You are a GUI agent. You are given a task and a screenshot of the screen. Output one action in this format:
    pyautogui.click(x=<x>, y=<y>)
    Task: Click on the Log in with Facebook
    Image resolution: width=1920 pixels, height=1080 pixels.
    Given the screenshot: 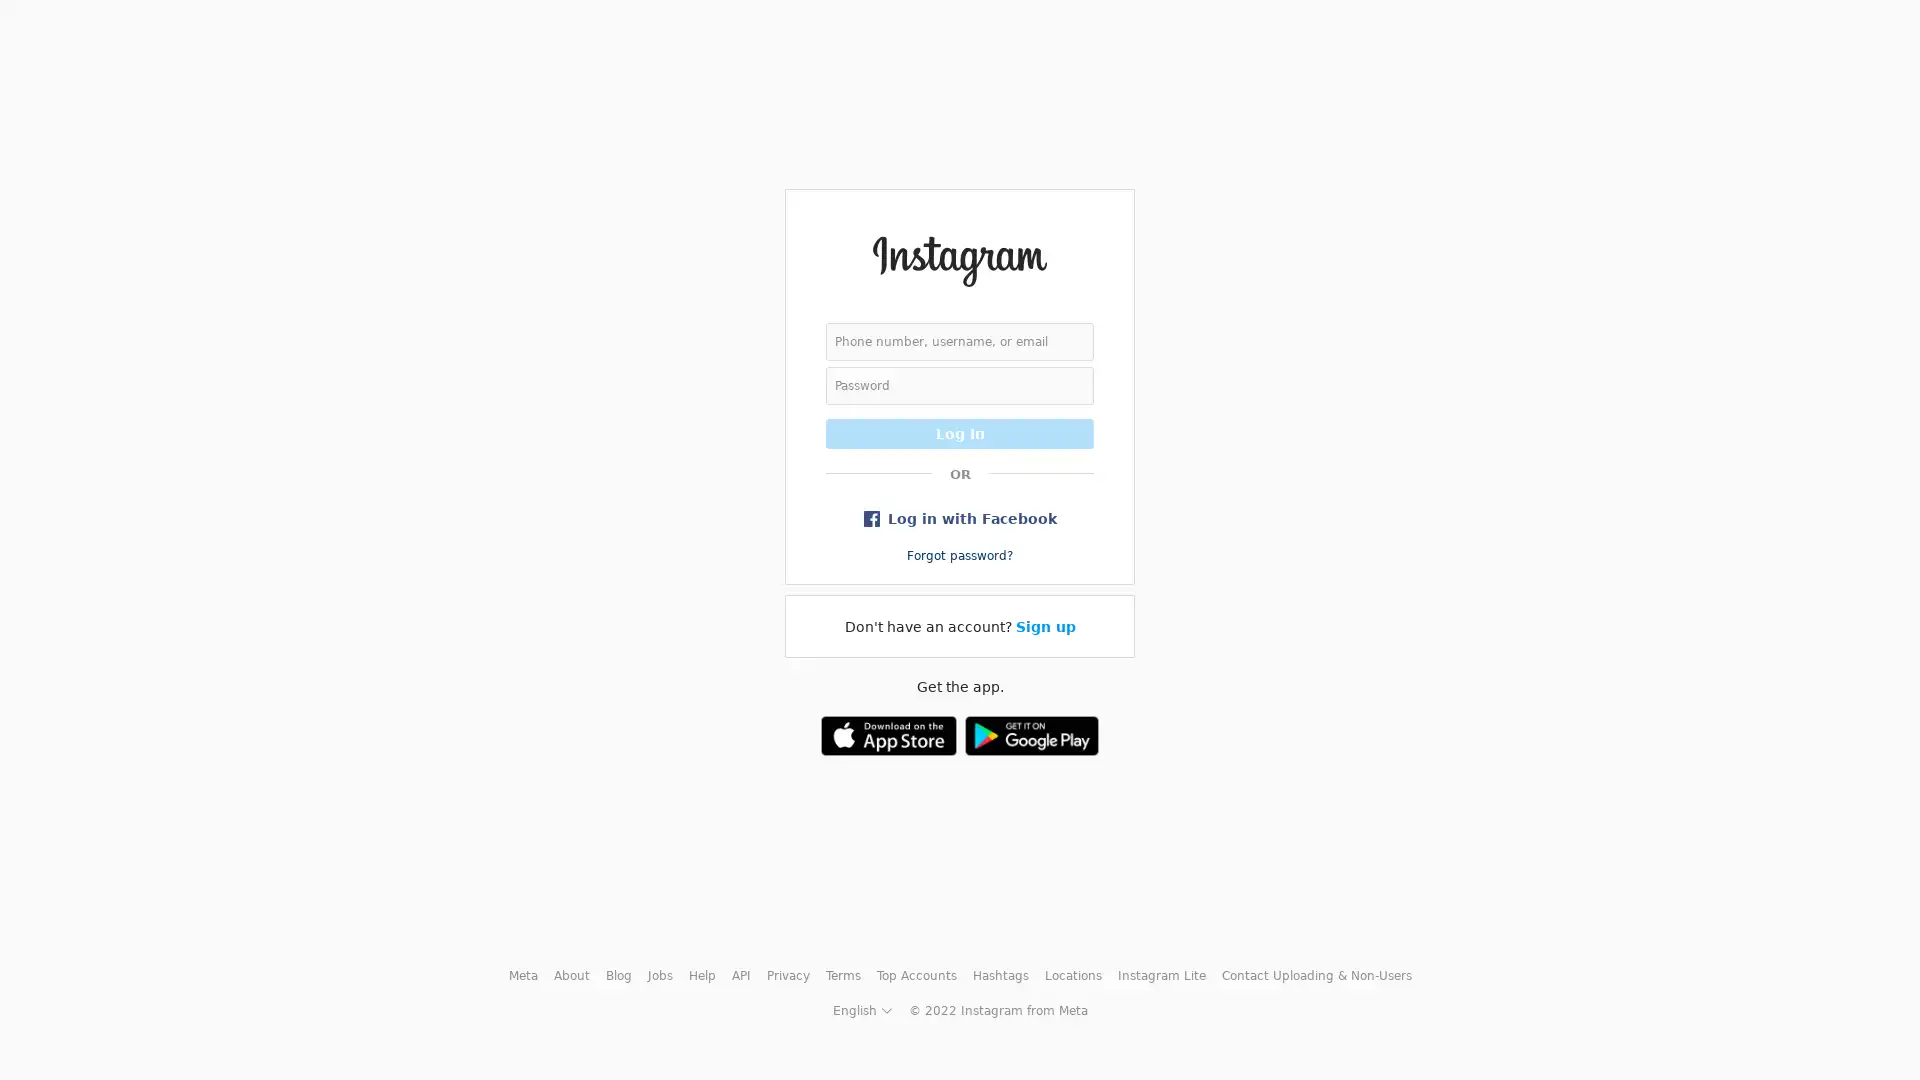 What is the action you would take?
    pyautogui.click(x=960, y=515)
    